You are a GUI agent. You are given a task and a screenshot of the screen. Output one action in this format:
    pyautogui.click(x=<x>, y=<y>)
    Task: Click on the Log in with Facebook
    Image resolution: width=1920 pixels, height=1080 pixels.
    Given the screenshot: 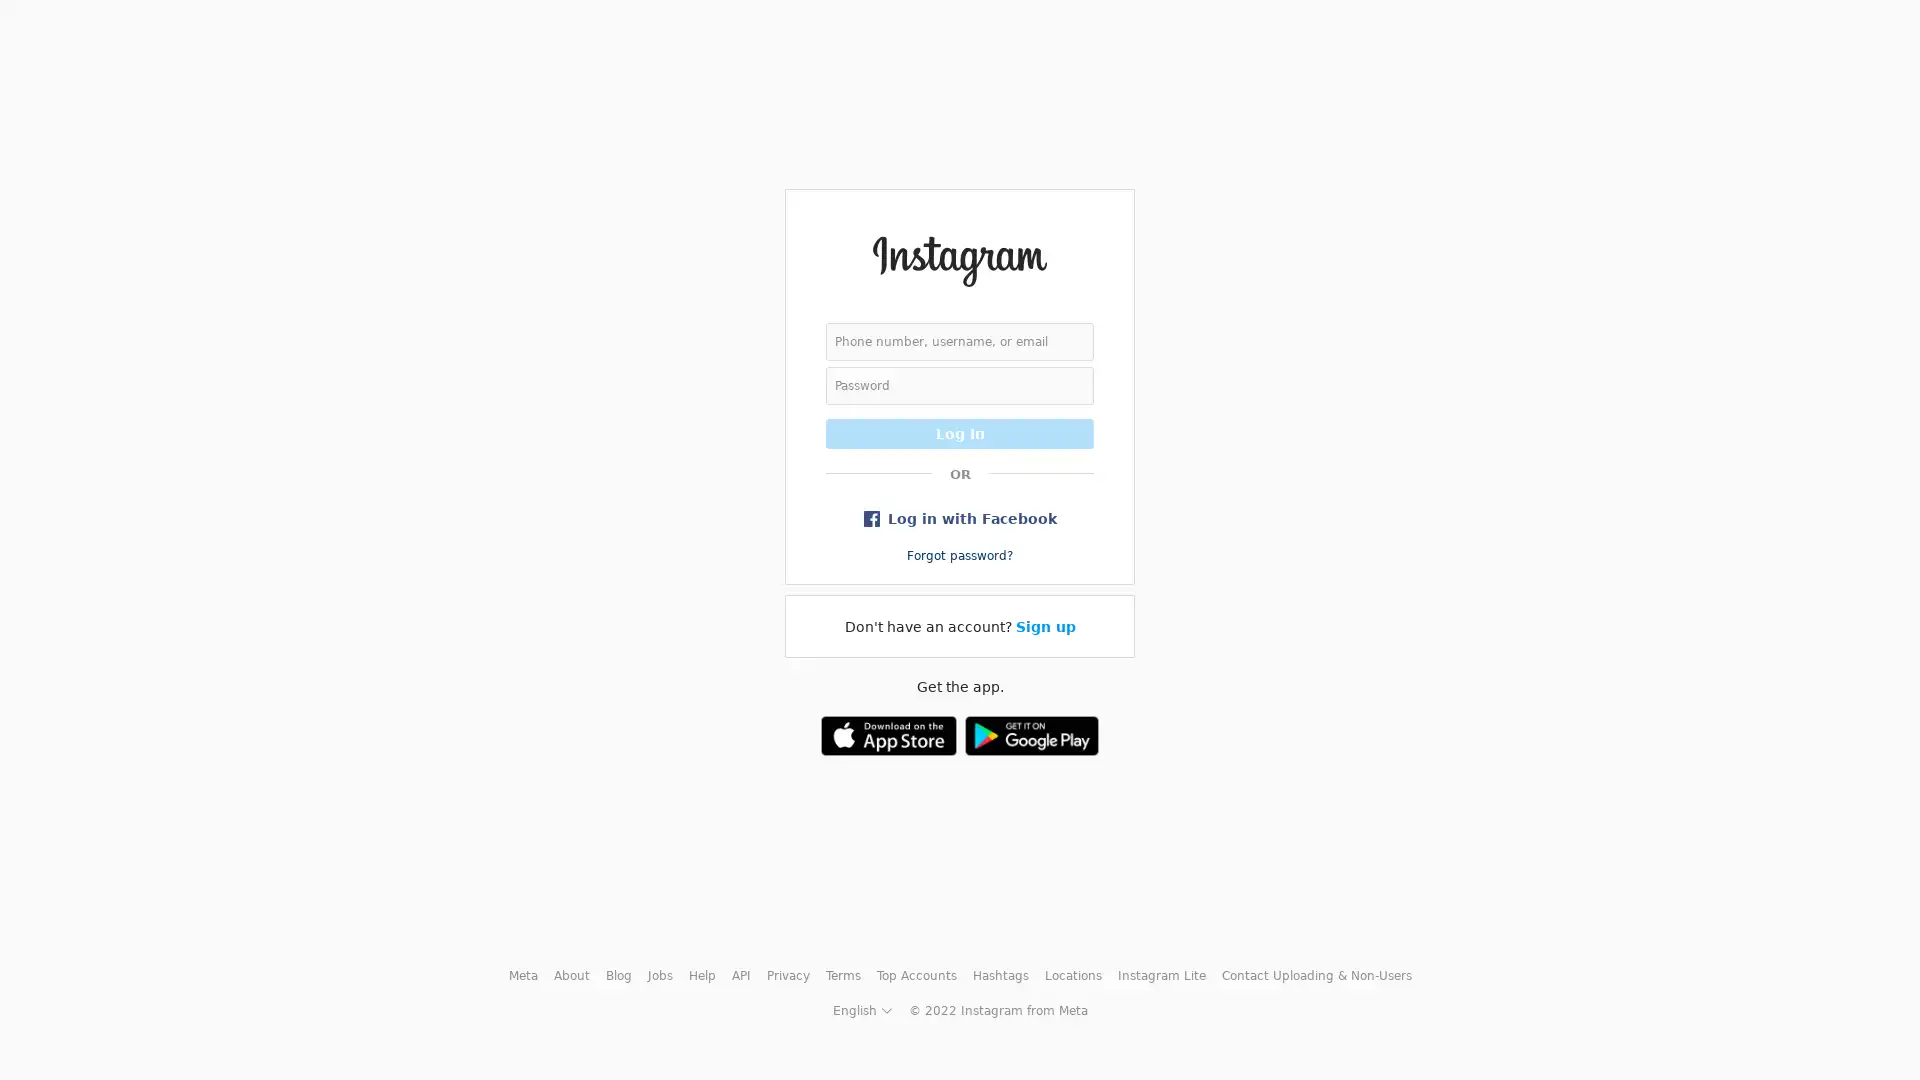 What is the action you would take?
    pyautogui.click(x=960, y=515)
    